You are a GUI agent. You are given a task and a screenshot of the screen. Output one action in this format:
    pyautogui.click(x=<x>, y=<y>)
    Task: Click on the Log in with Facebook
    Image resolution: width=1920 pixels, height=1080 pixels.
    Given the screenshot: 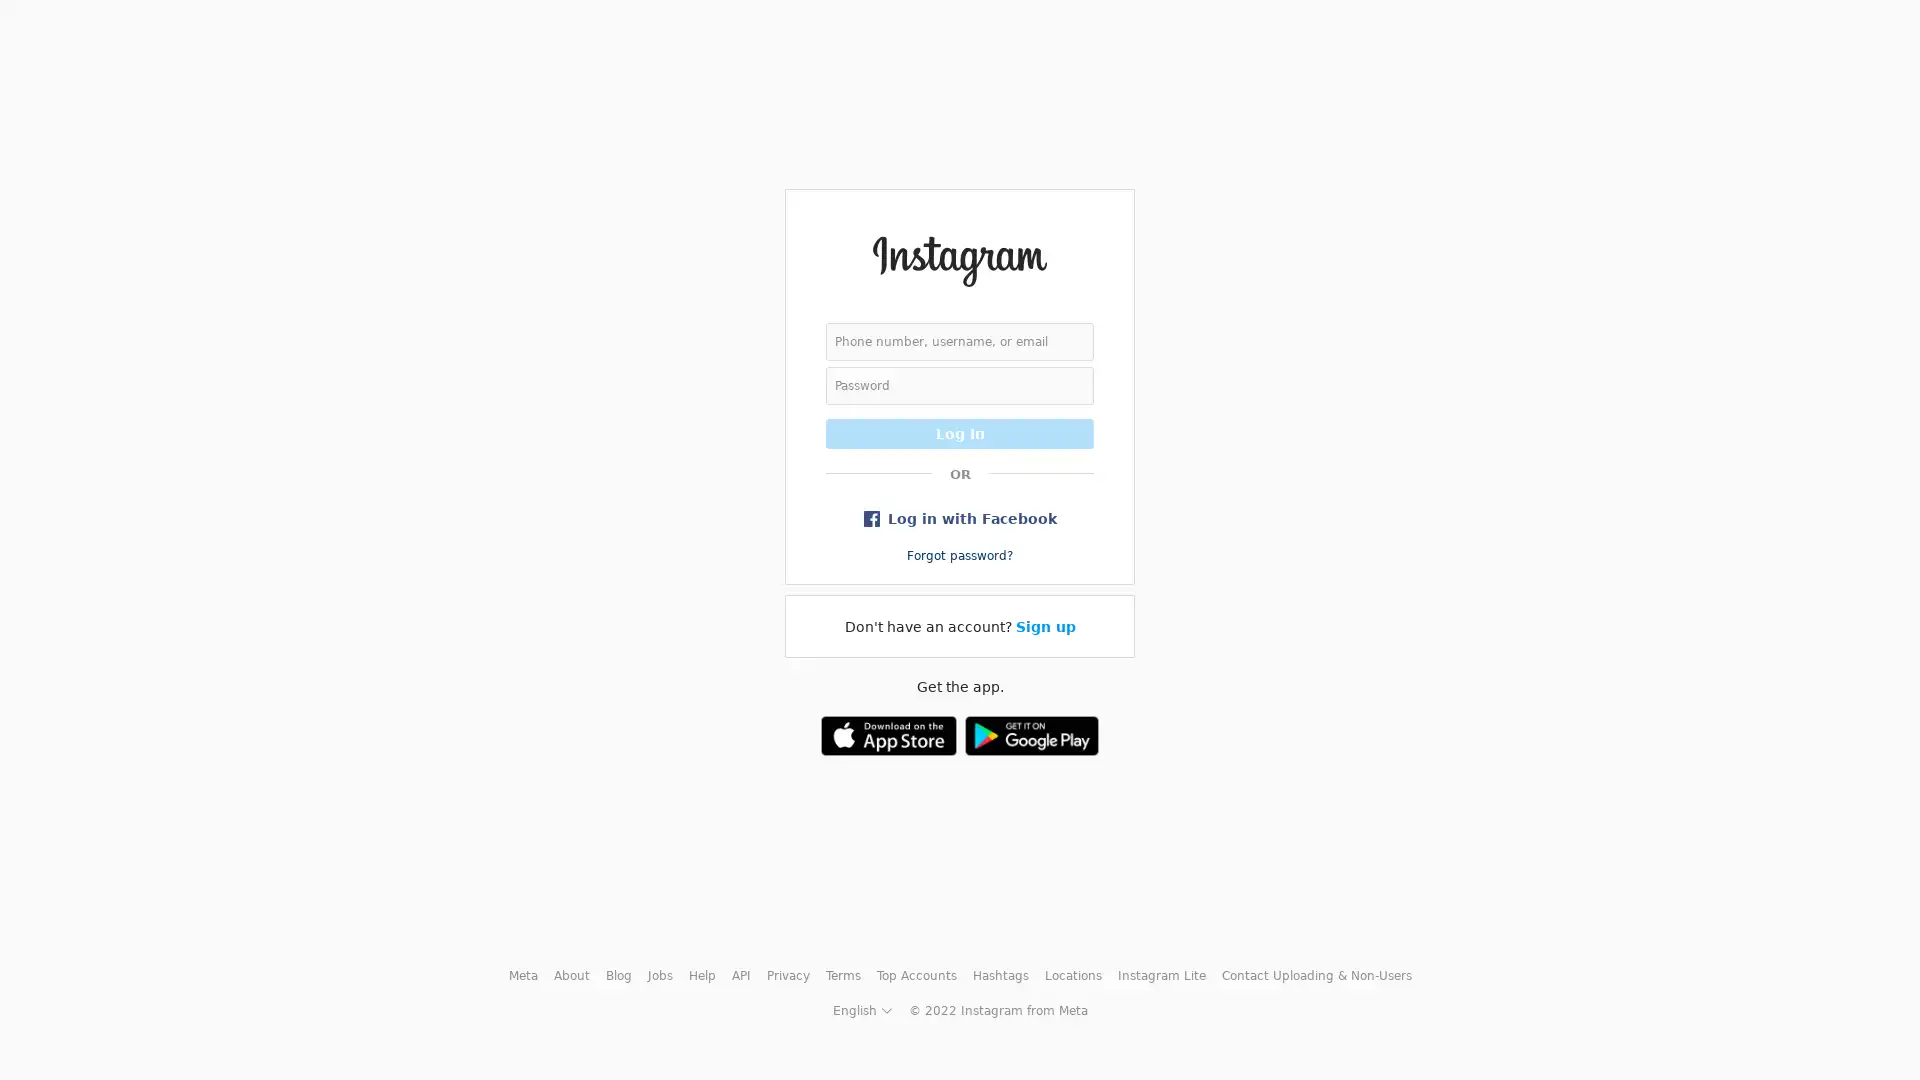 What is the action you would take?
    pyautogui.click(x=960, y=515)
    